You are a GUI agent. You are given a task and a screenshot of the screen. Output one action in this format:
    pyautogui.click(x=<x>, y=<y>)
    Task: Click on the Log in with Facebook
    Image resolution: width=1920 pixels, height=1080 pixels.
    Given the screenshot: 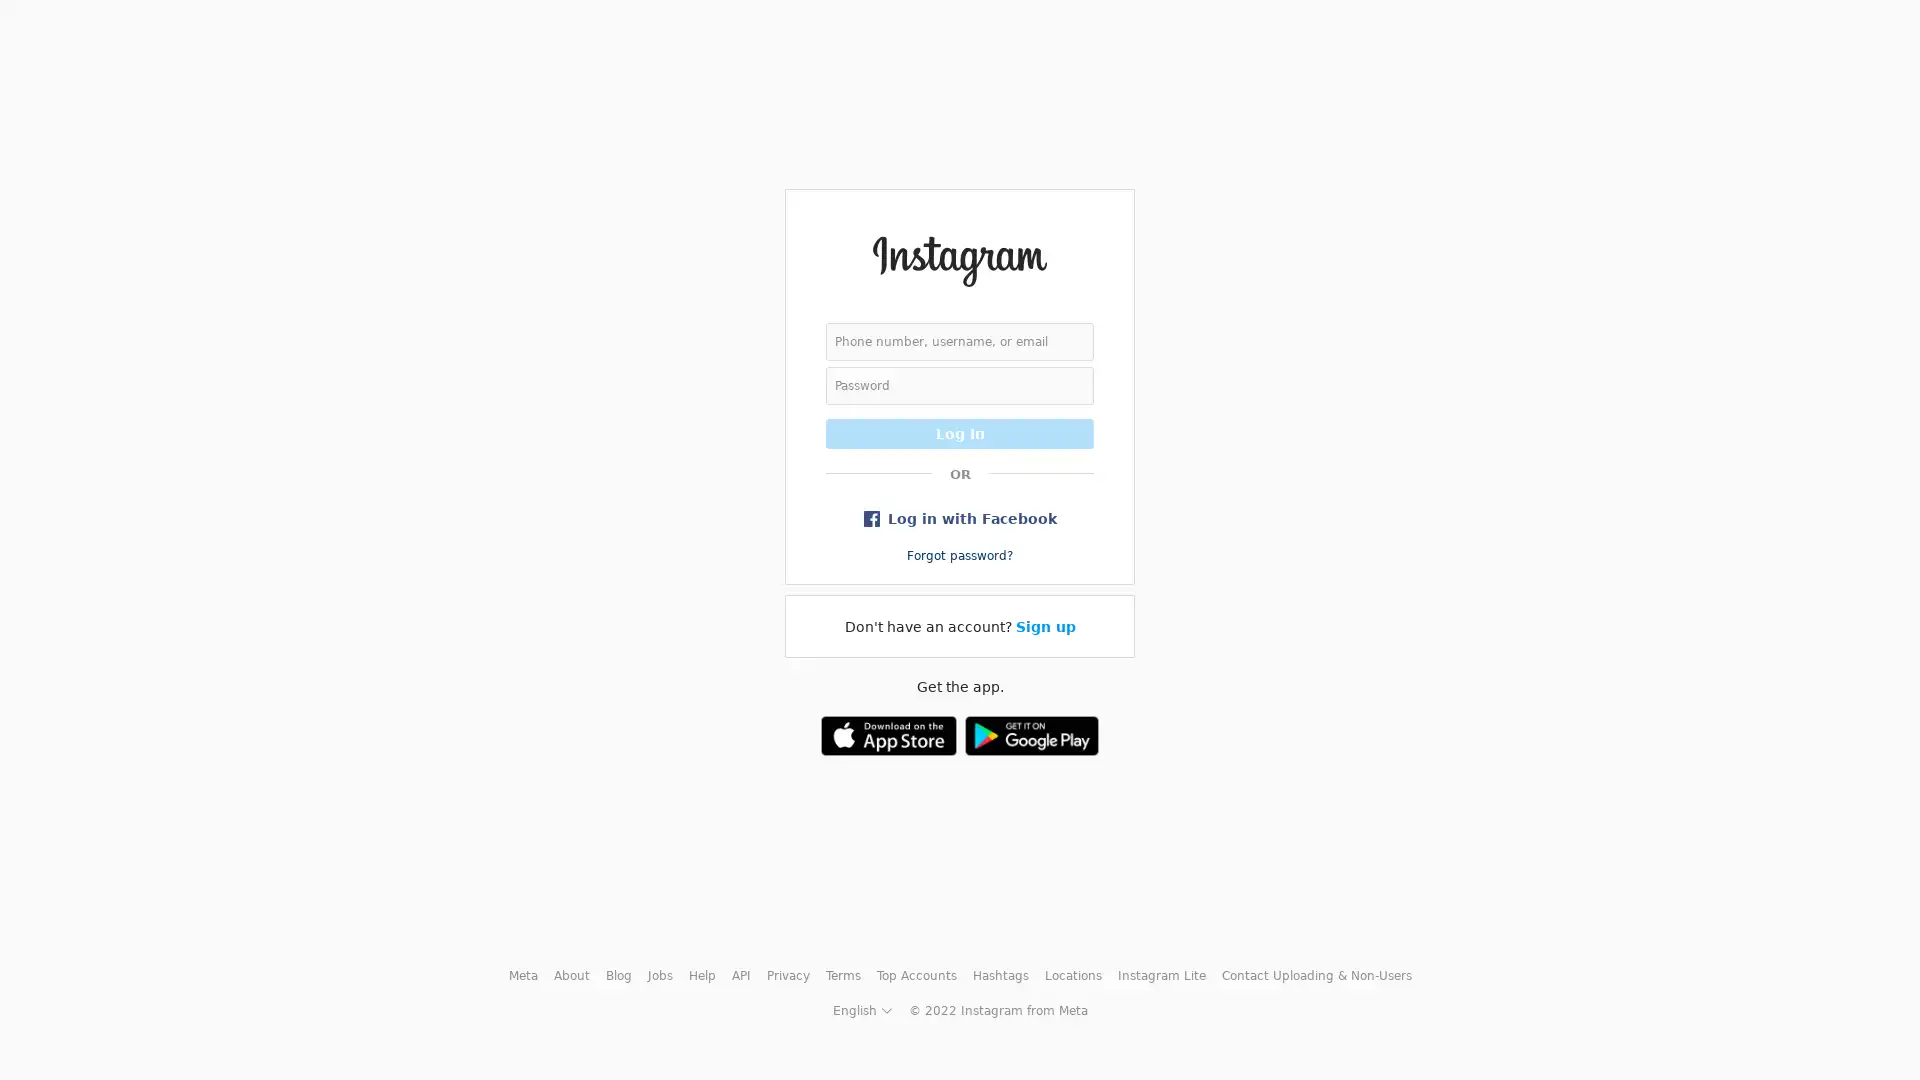 What is the action you would take?
    pyautogui.click(x=960, y=515)
    